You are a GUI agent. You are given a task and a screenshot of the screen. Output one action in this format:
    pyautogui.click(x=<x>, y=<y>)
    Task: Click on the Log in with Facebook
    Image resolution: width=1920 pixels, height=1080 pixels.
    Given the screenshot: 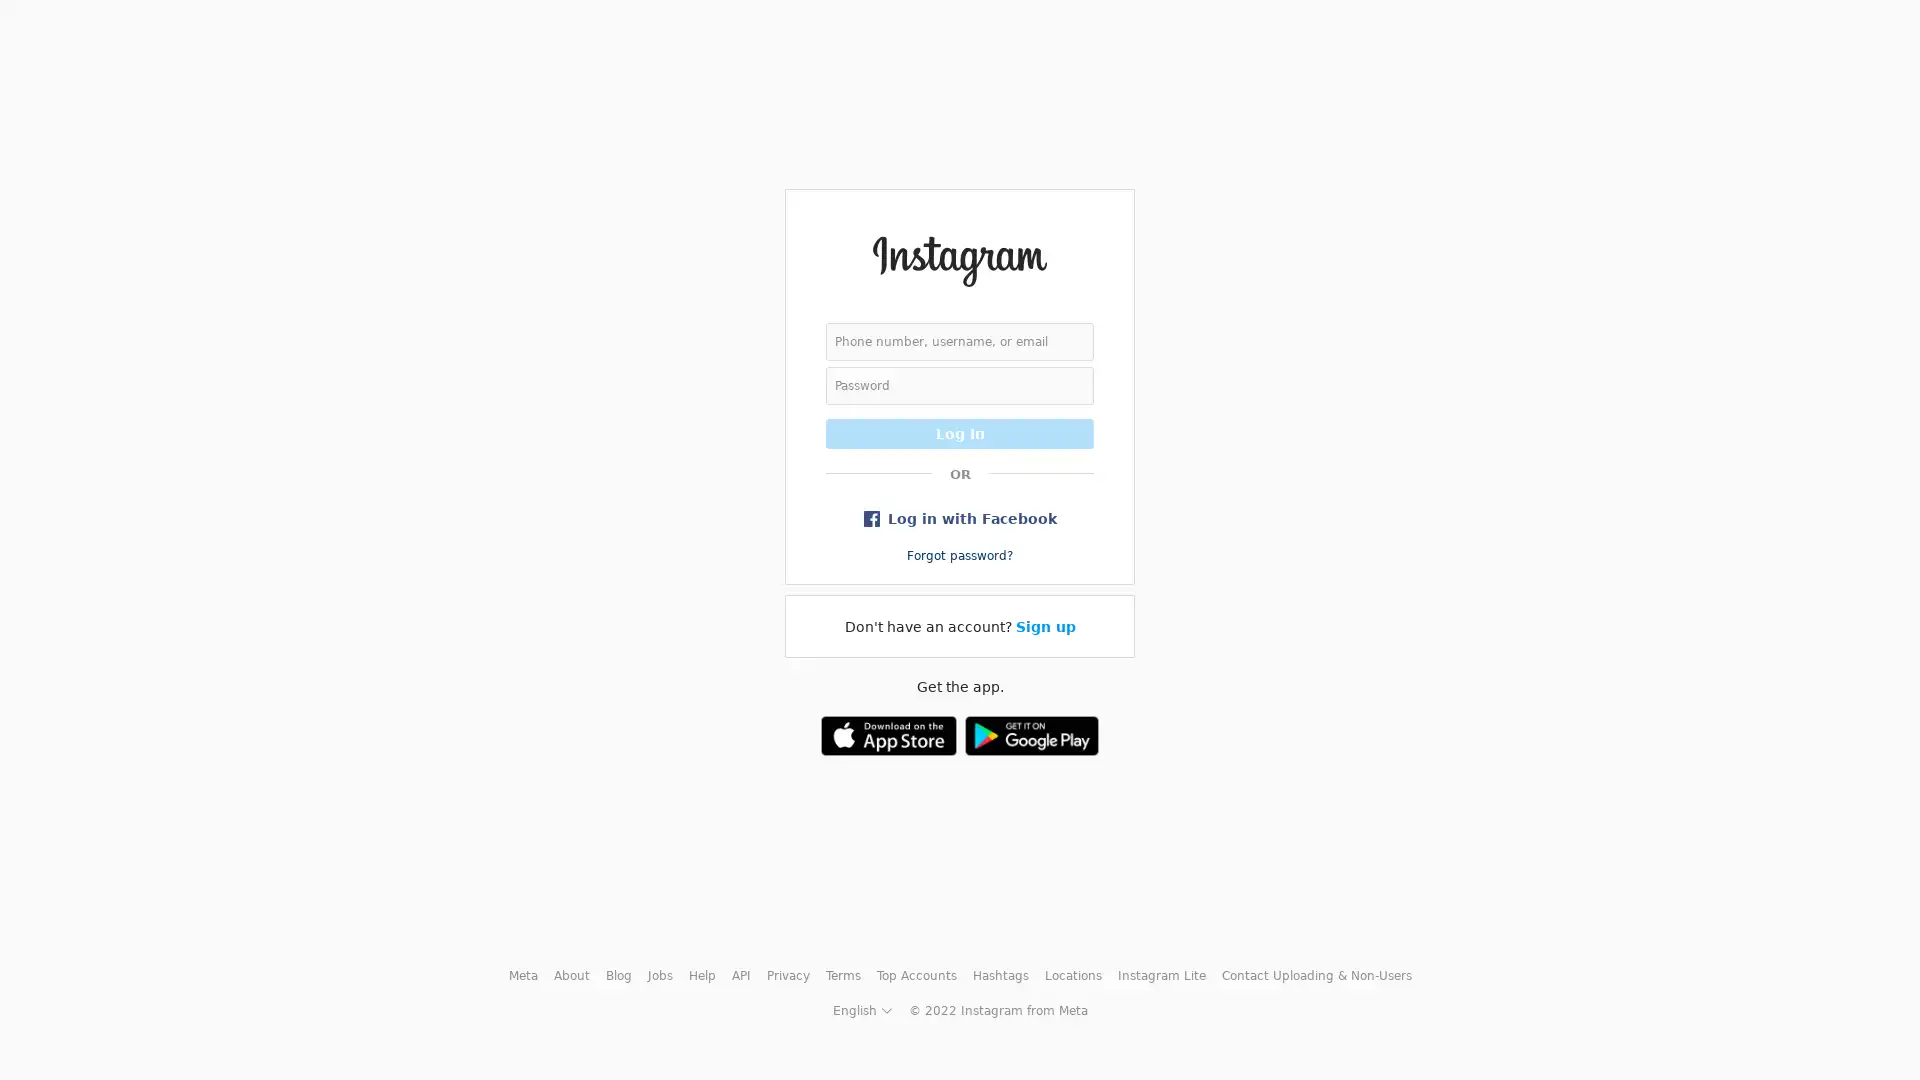 What is the action you would take?
    pyautogui.click(x=960, y=515)
    